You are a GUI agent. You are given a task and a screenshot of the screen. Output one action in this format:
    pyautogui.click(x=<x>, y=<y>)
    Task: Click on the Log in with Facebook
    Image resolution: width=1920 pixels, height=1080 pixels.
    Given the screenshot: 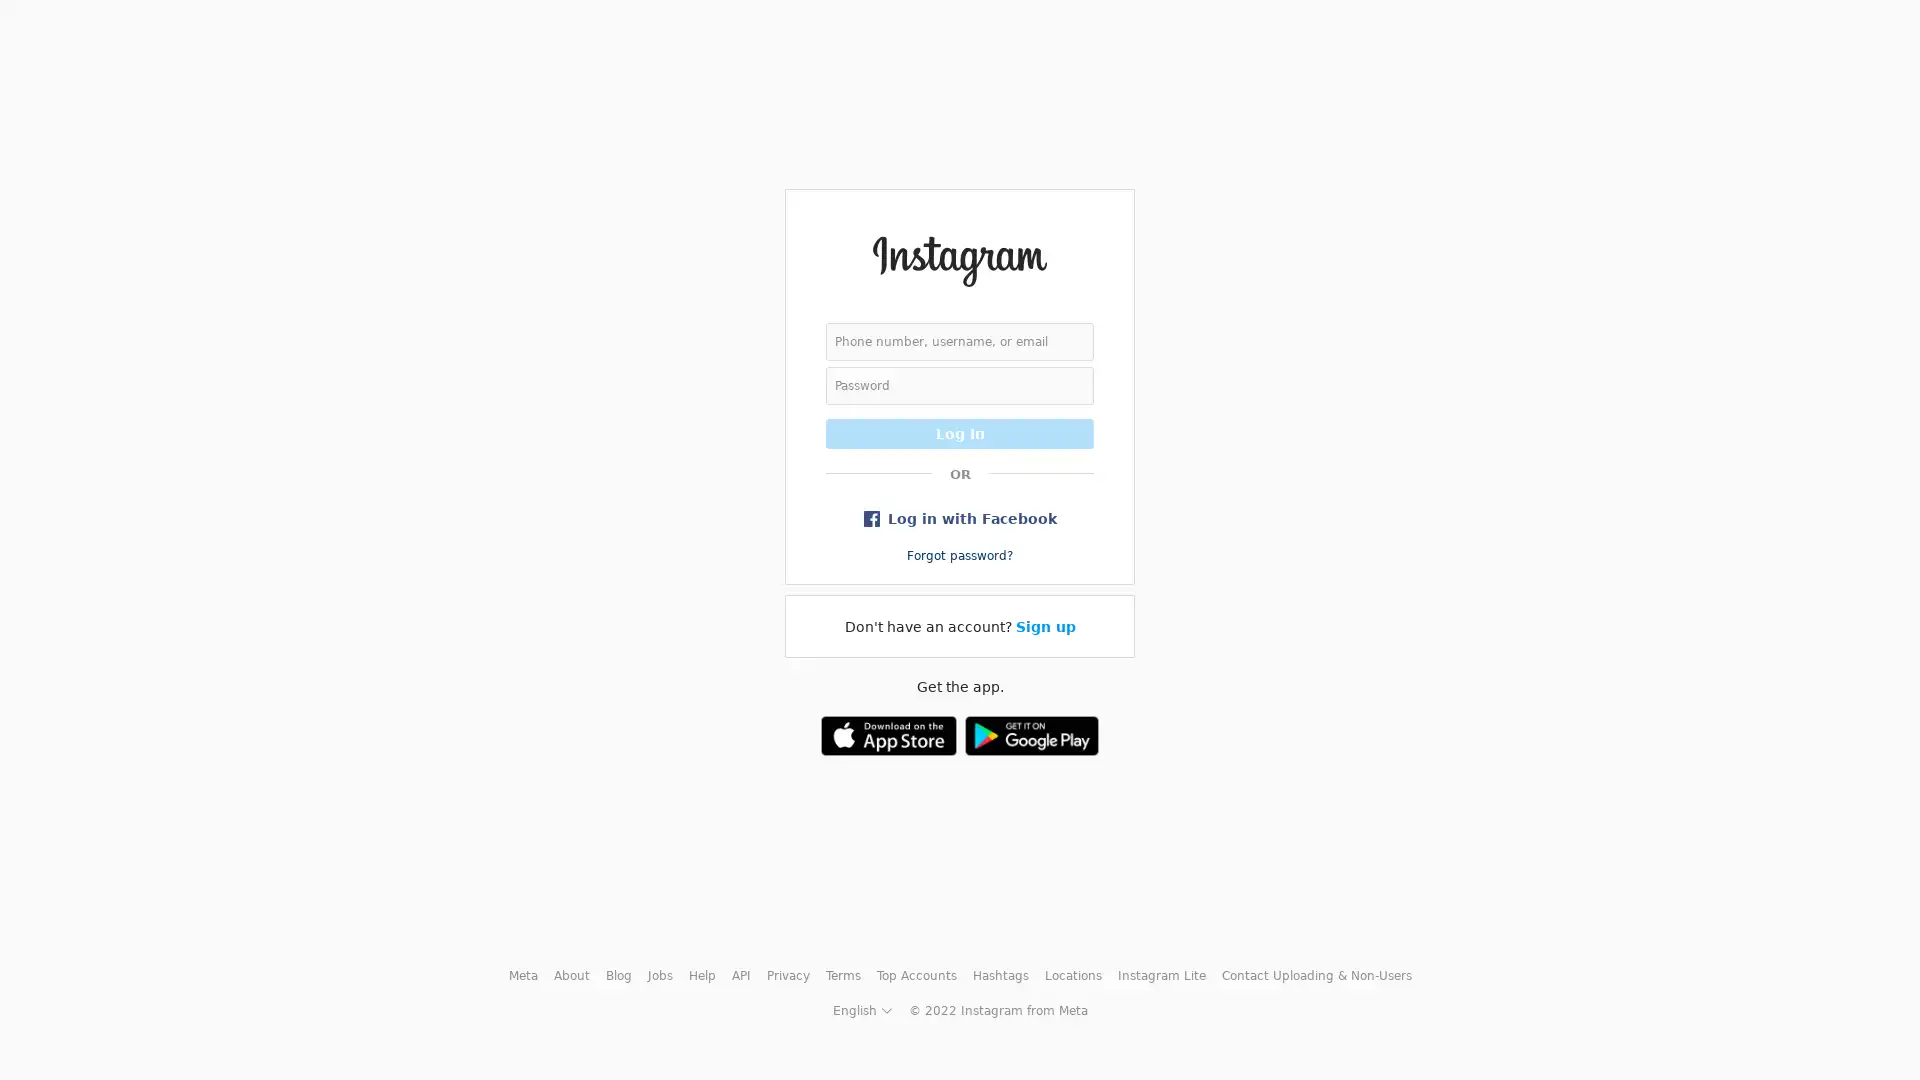 What is the action you would take?
    pyautogui.click(x=960, y=515)
    